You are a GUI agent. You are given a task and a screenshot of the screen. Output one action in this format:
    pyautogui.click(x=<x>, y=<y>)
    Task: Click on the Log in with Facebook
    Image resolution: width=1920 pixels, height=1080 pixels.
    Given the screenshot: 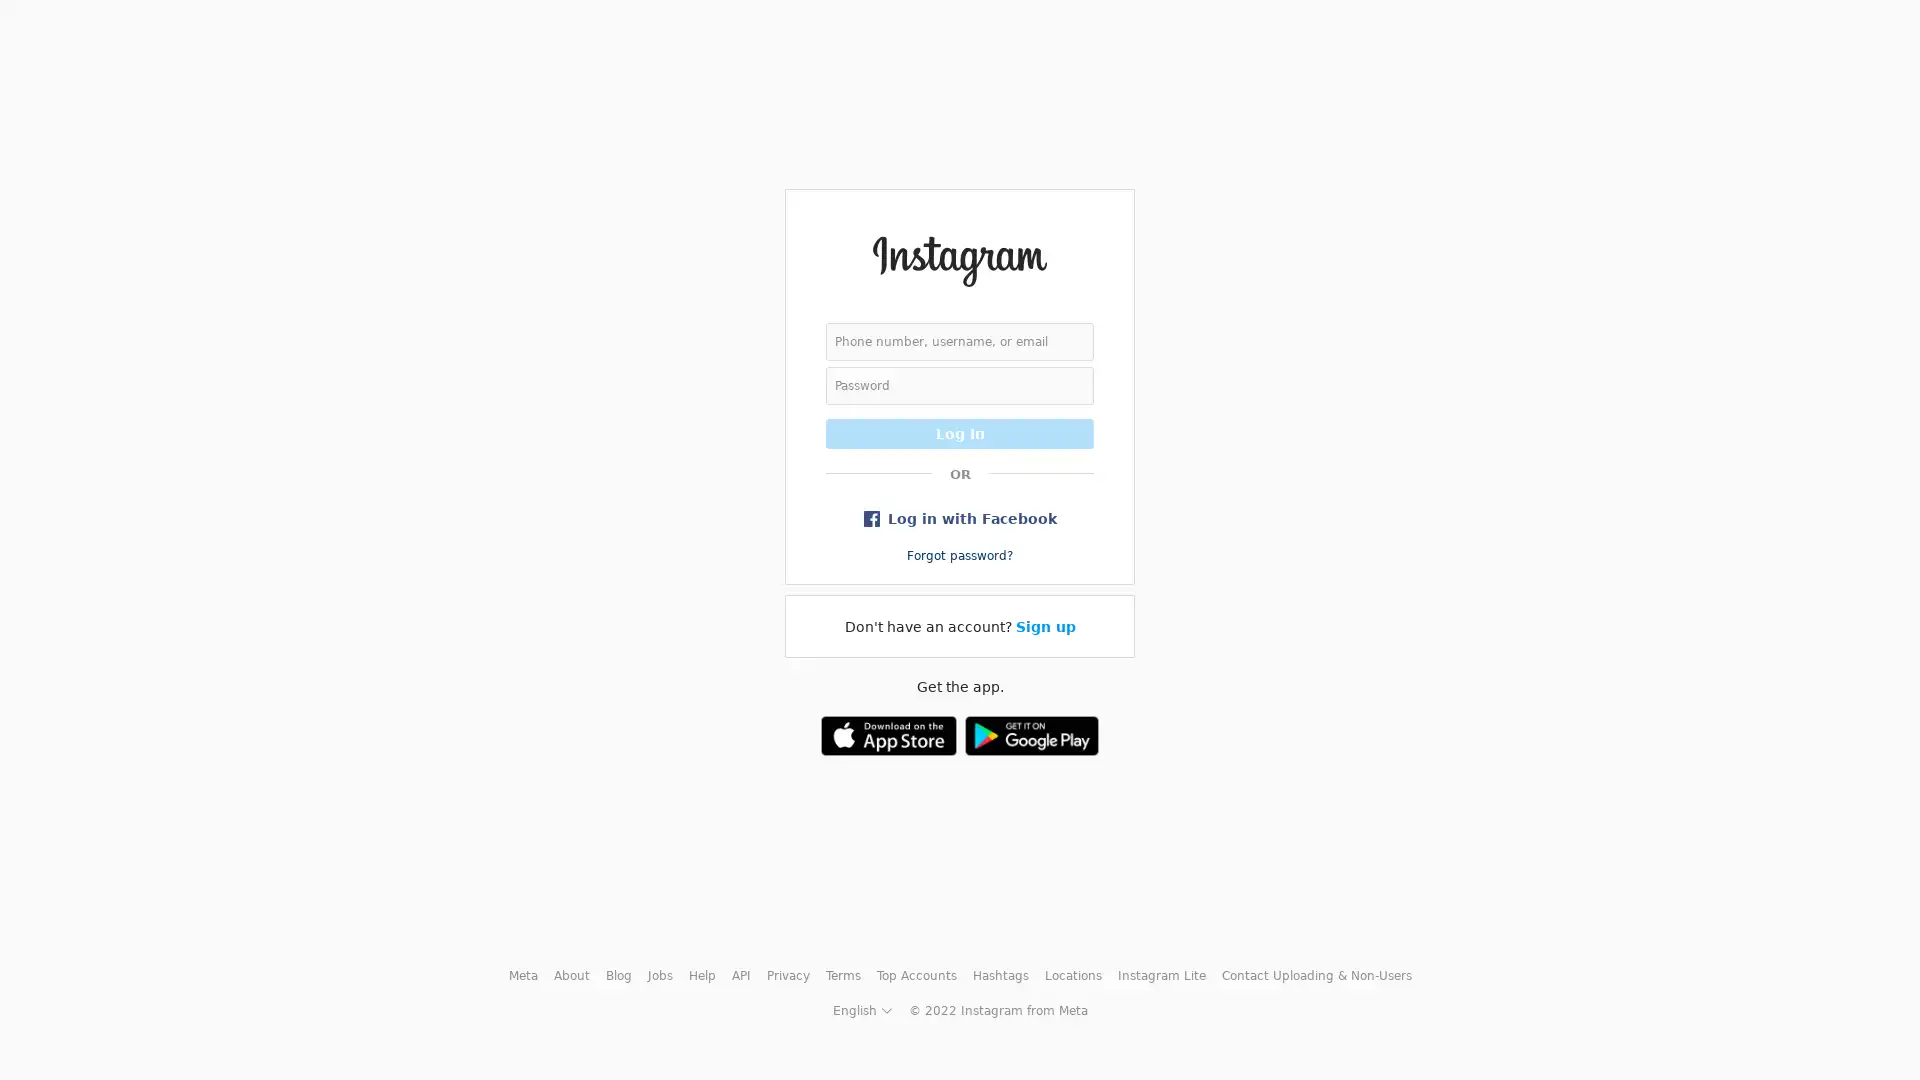 What is the action you would take?
    pyautogui.click(x=960, y=515)
    